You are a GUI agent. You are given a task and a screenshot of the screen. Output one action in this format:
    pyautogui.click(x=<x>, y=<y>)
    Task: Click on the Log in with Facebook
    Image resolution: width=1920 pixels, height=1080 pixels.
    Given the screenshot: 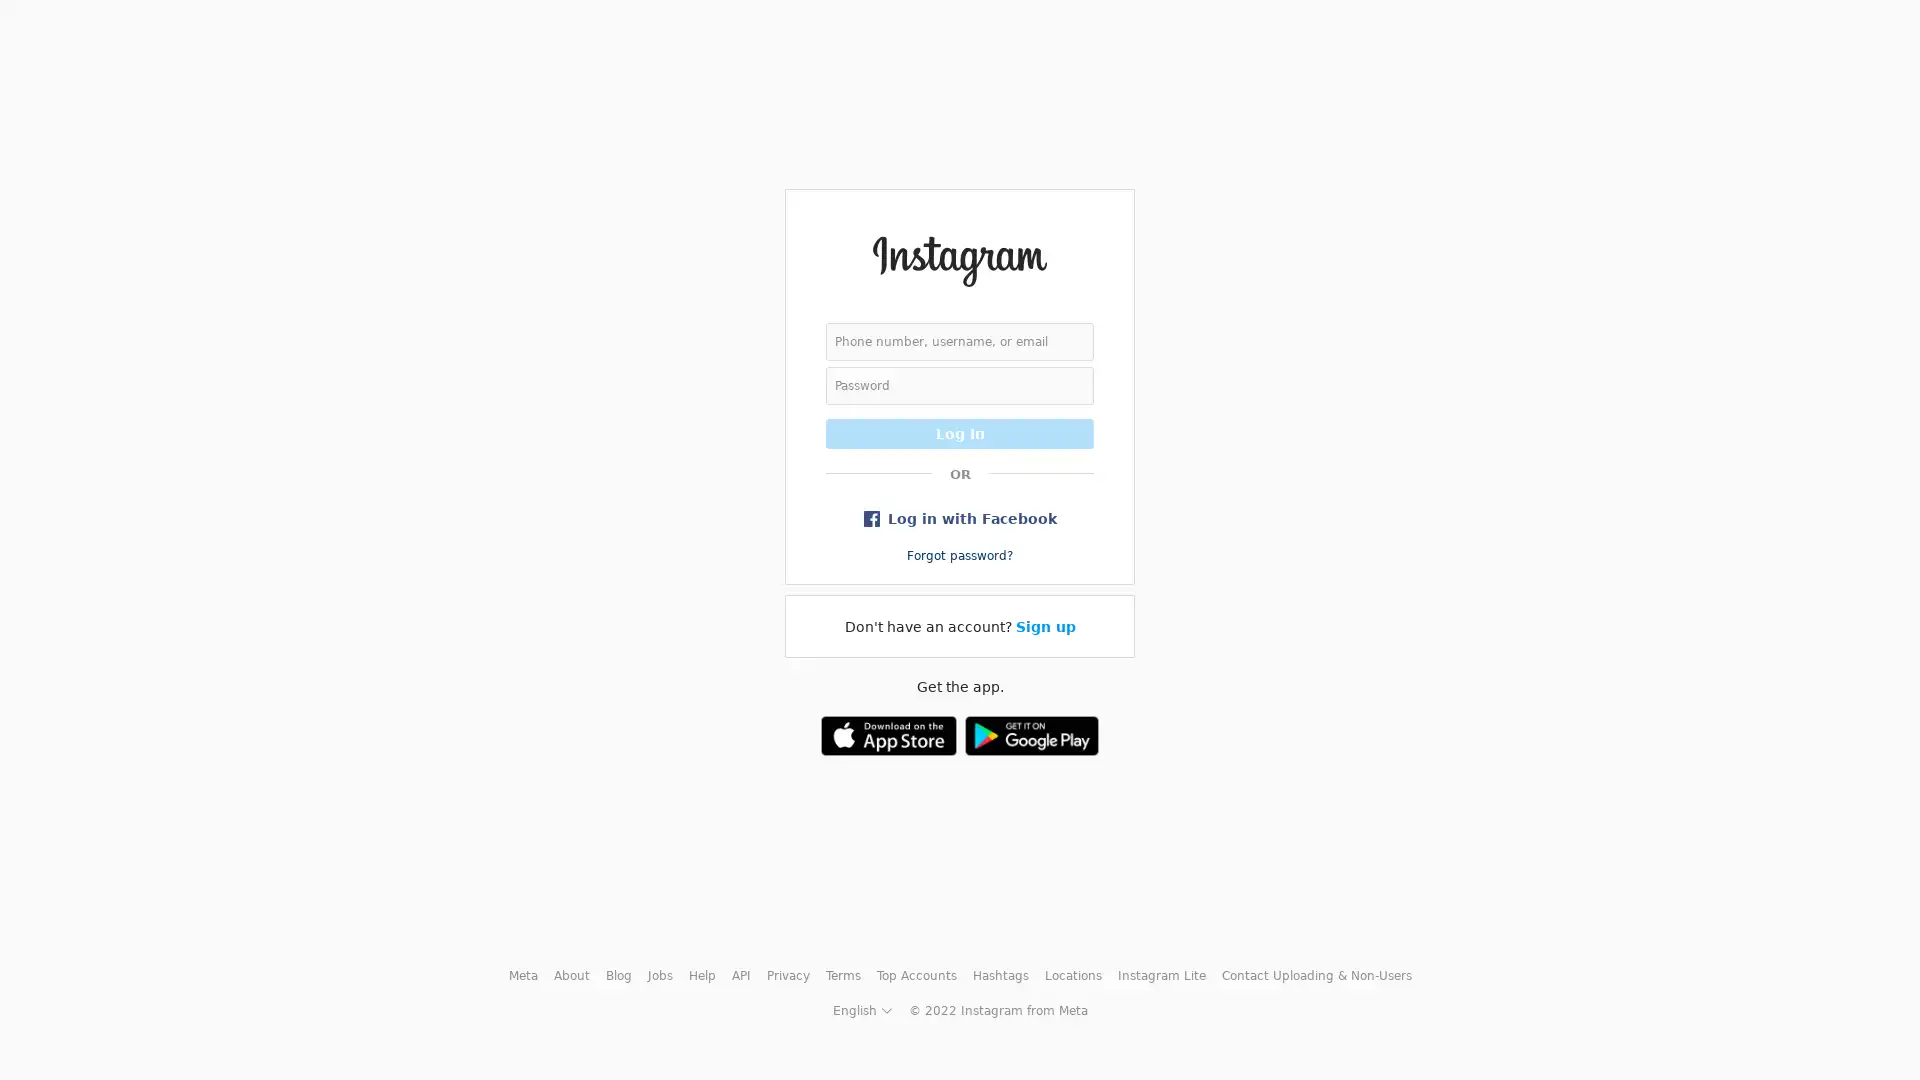 What is the action you would take?
    pyautogui.click(x=960, y=515)
    